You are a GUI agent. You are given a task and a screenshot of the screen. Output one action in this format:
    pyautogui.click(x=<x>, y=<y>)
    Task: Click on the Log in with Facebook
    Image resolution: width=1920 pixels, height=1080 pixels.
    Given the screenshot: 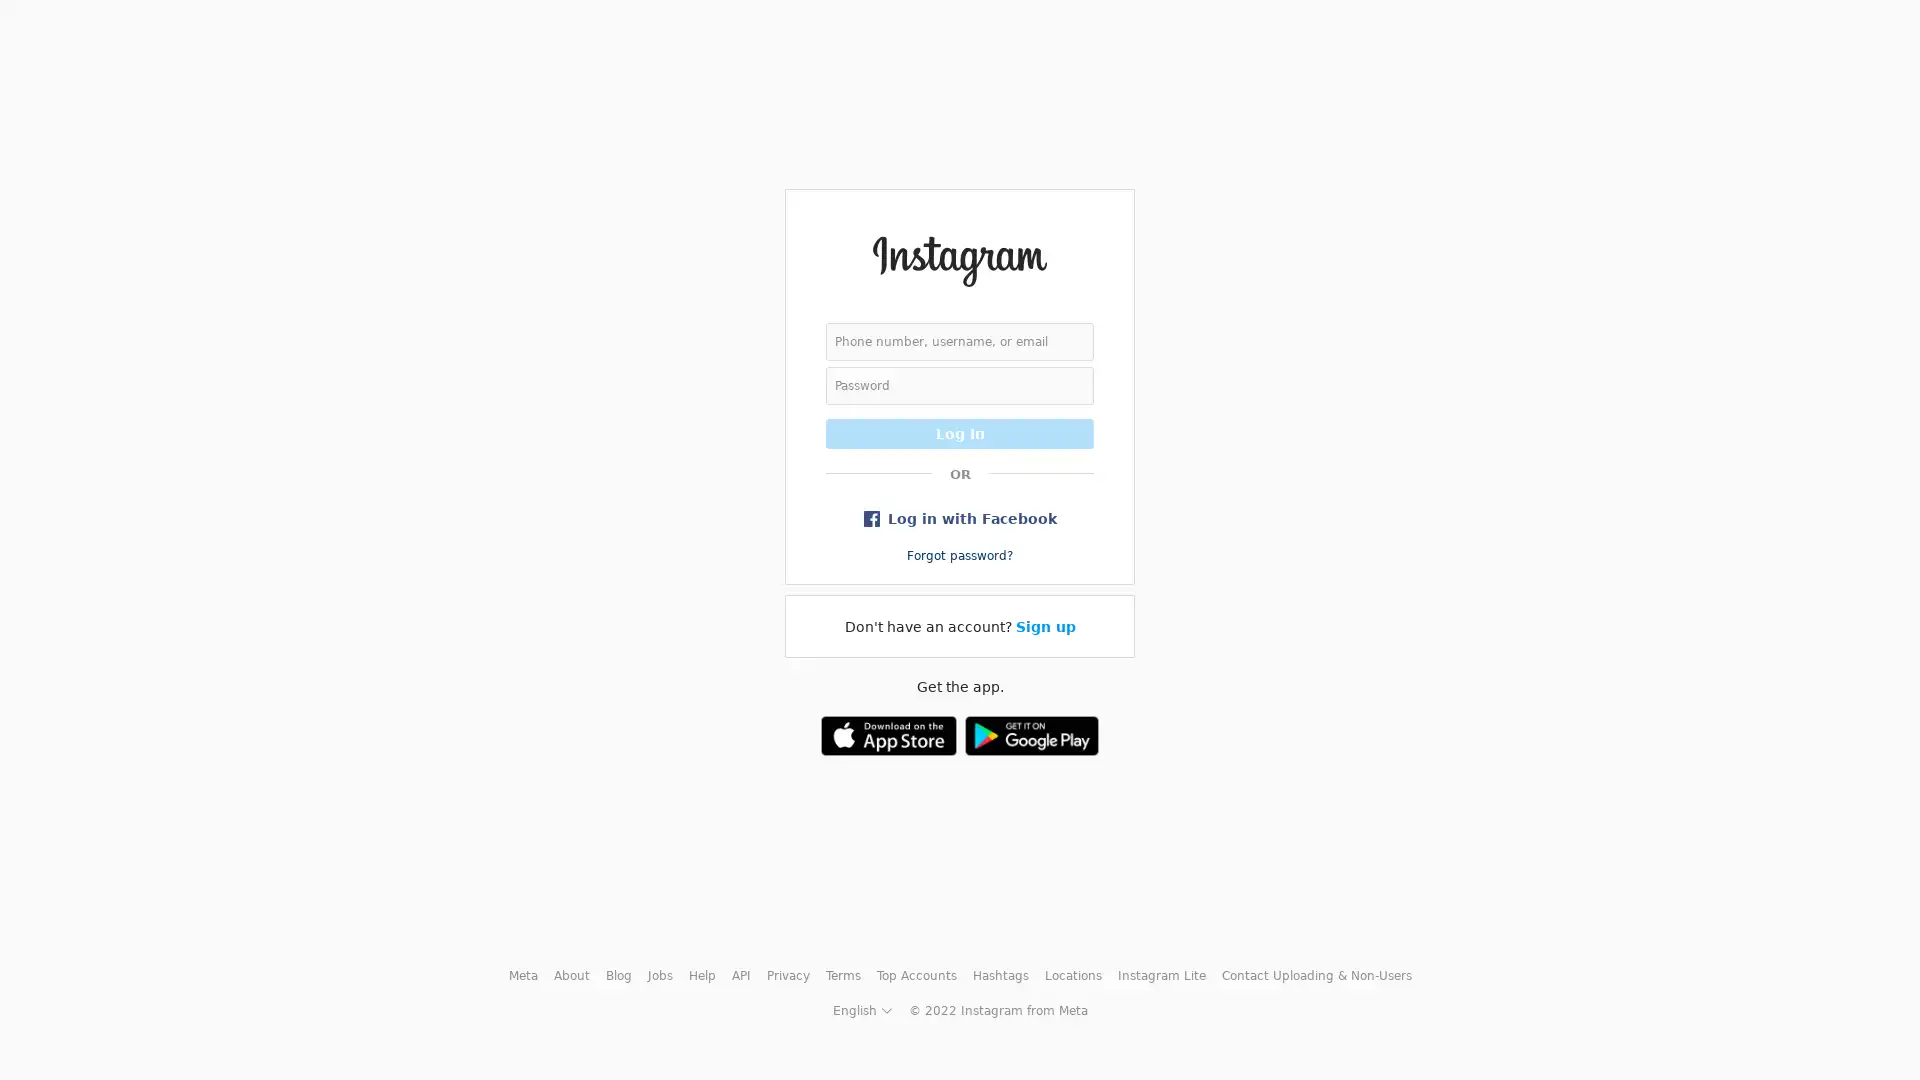 What is the action you would take?
    pyautogui.click(x=960, y=515)
    